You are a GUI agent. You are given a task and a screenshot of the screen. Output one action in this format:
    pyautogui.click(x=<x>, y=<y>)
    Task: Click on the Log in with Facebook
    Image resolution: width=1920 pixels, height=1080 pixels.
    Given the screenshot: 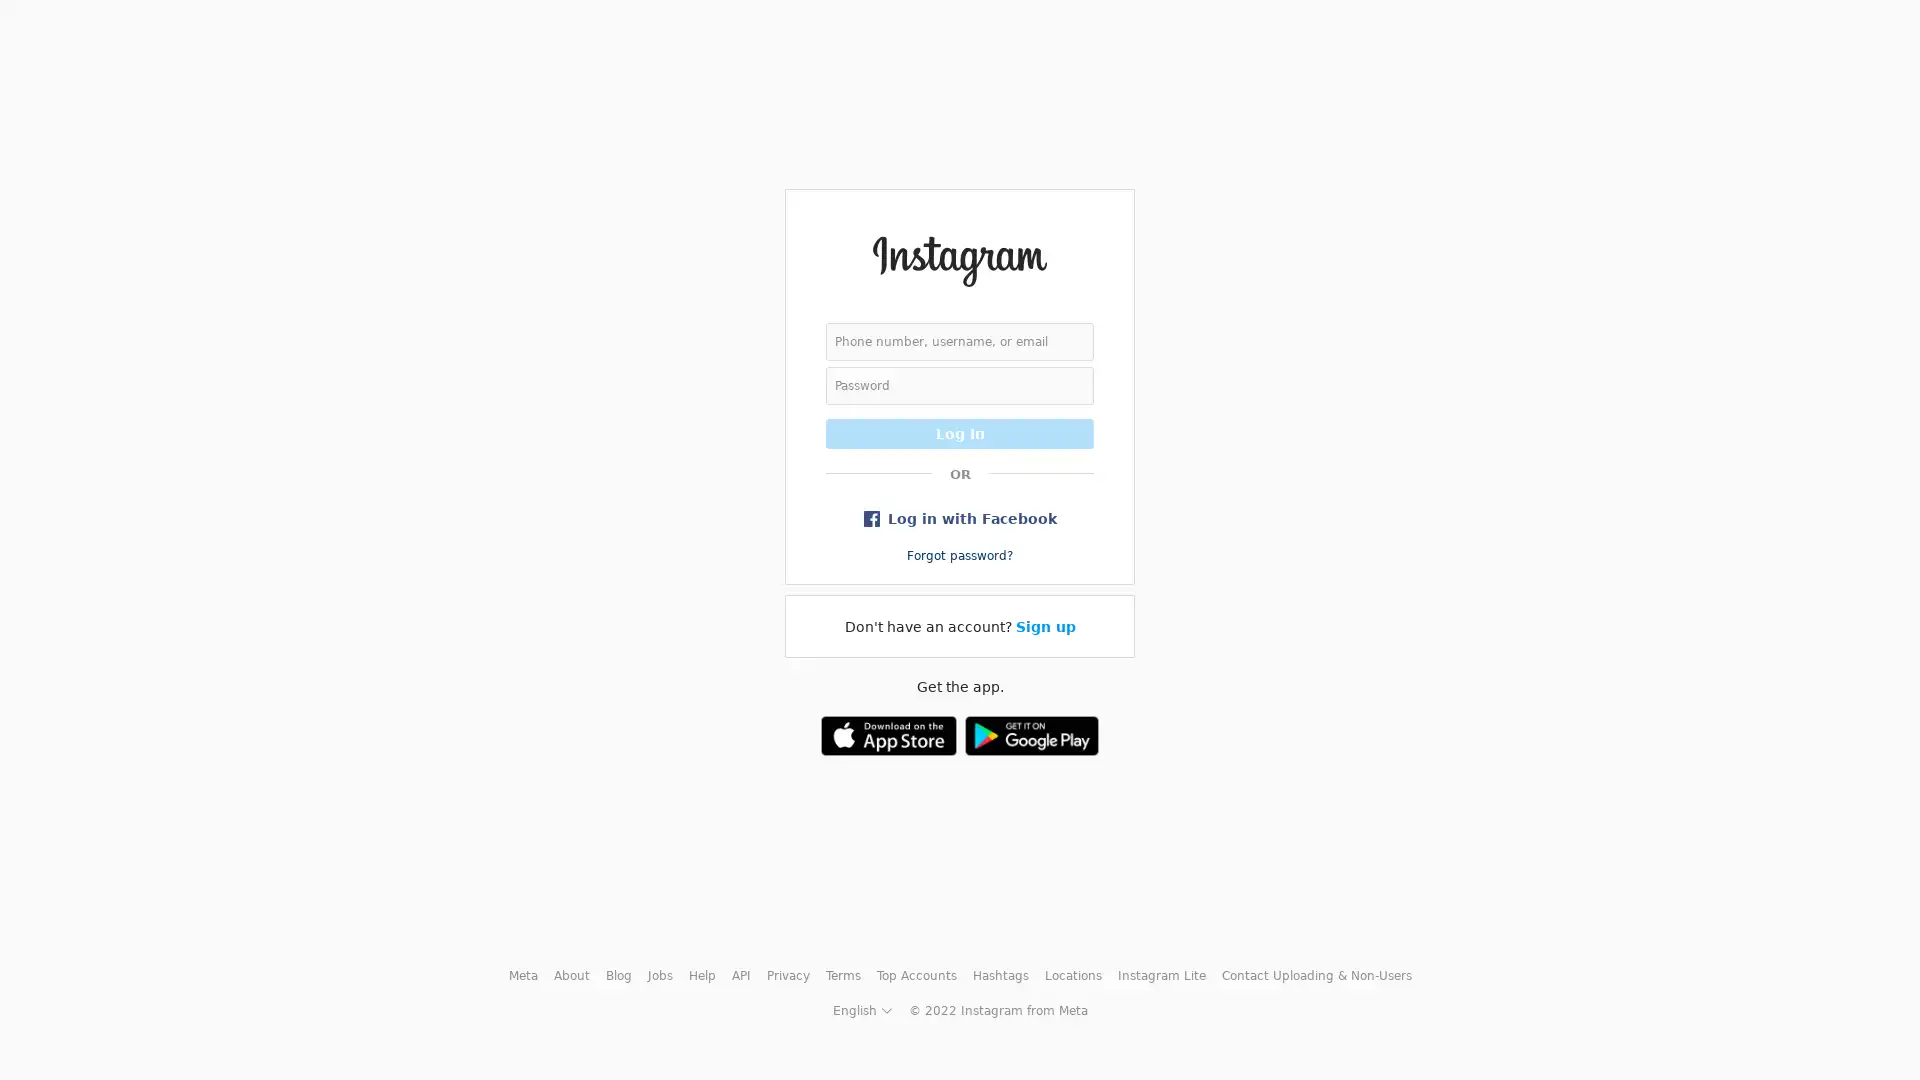 What is the action you would take?
    pyautogui.click(x=960, y=515)
    